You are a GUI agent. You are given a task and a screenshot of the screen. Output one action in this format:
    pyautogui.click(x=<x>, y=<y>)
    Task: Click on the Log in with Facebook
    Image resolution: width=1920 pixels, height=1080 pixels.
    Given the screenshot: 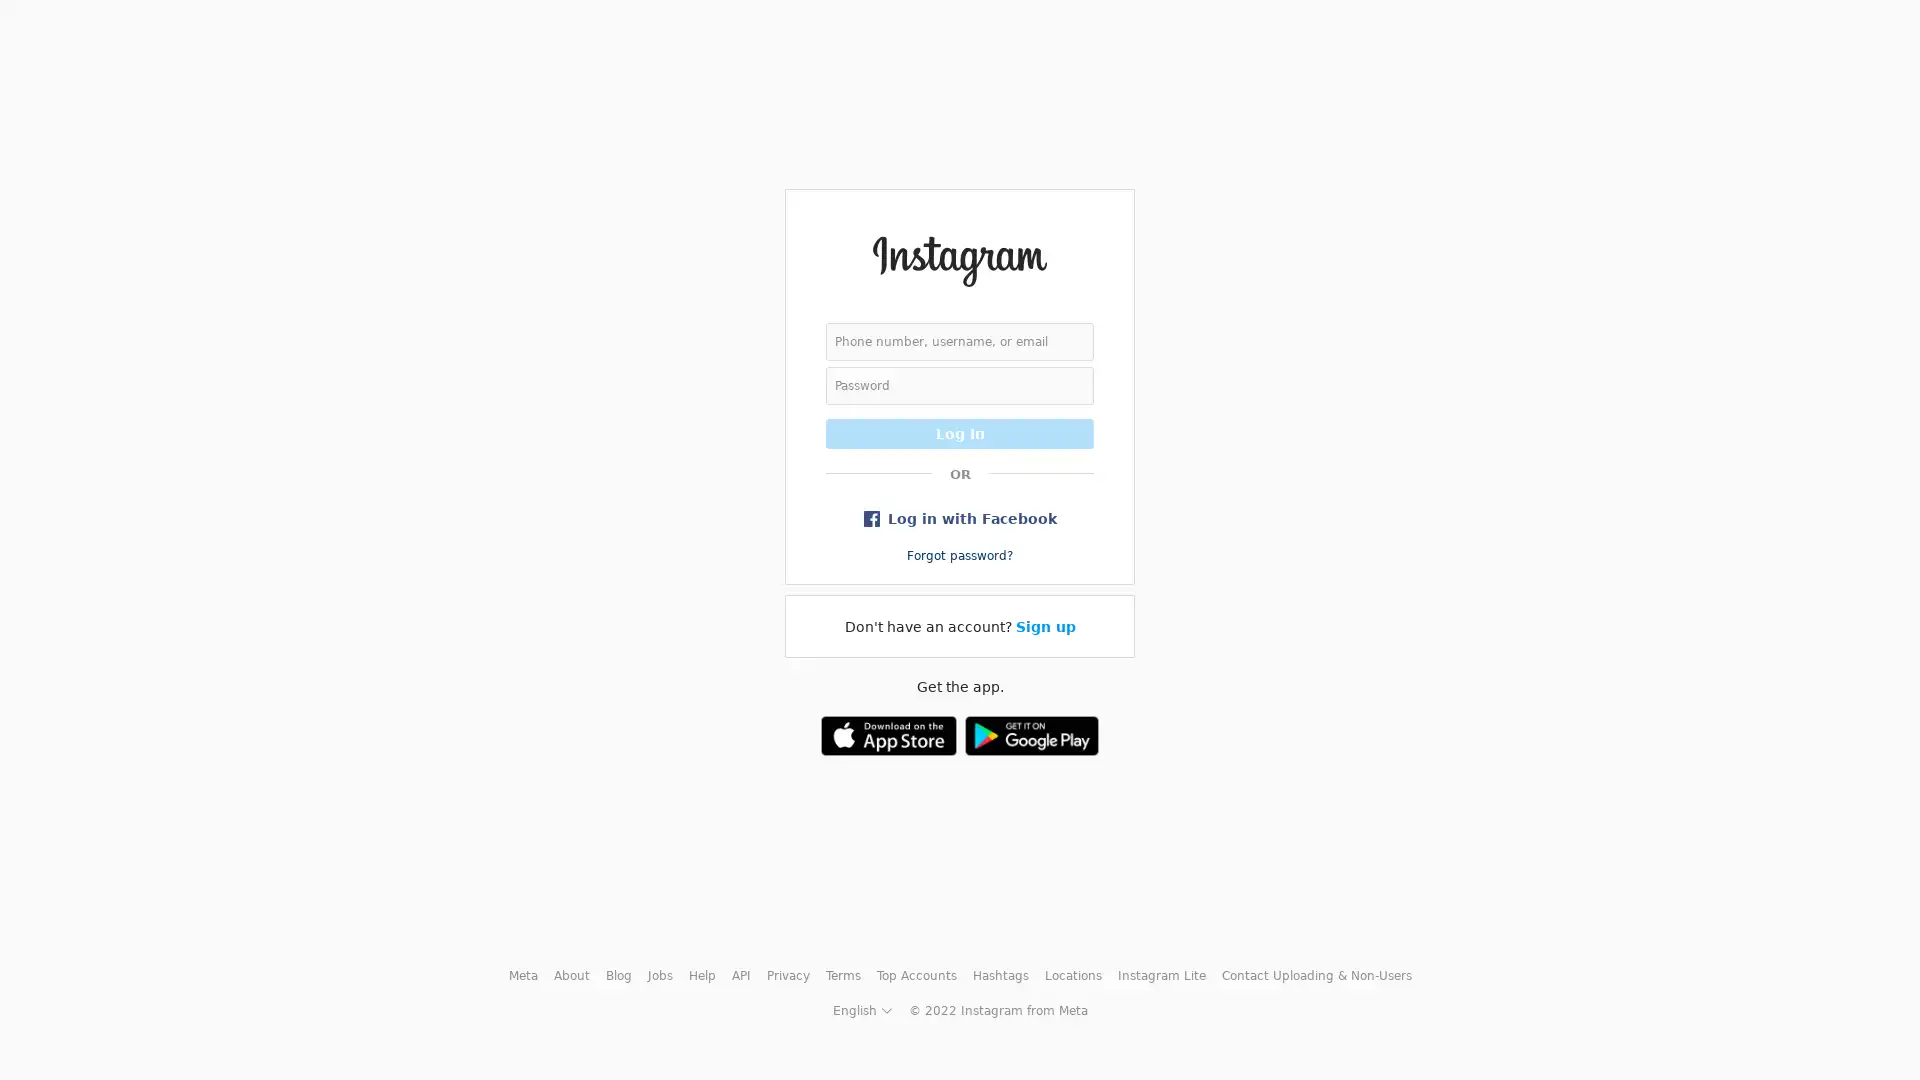 What is the action you would take?
    pyautogui.click(x=960, y=515)
    